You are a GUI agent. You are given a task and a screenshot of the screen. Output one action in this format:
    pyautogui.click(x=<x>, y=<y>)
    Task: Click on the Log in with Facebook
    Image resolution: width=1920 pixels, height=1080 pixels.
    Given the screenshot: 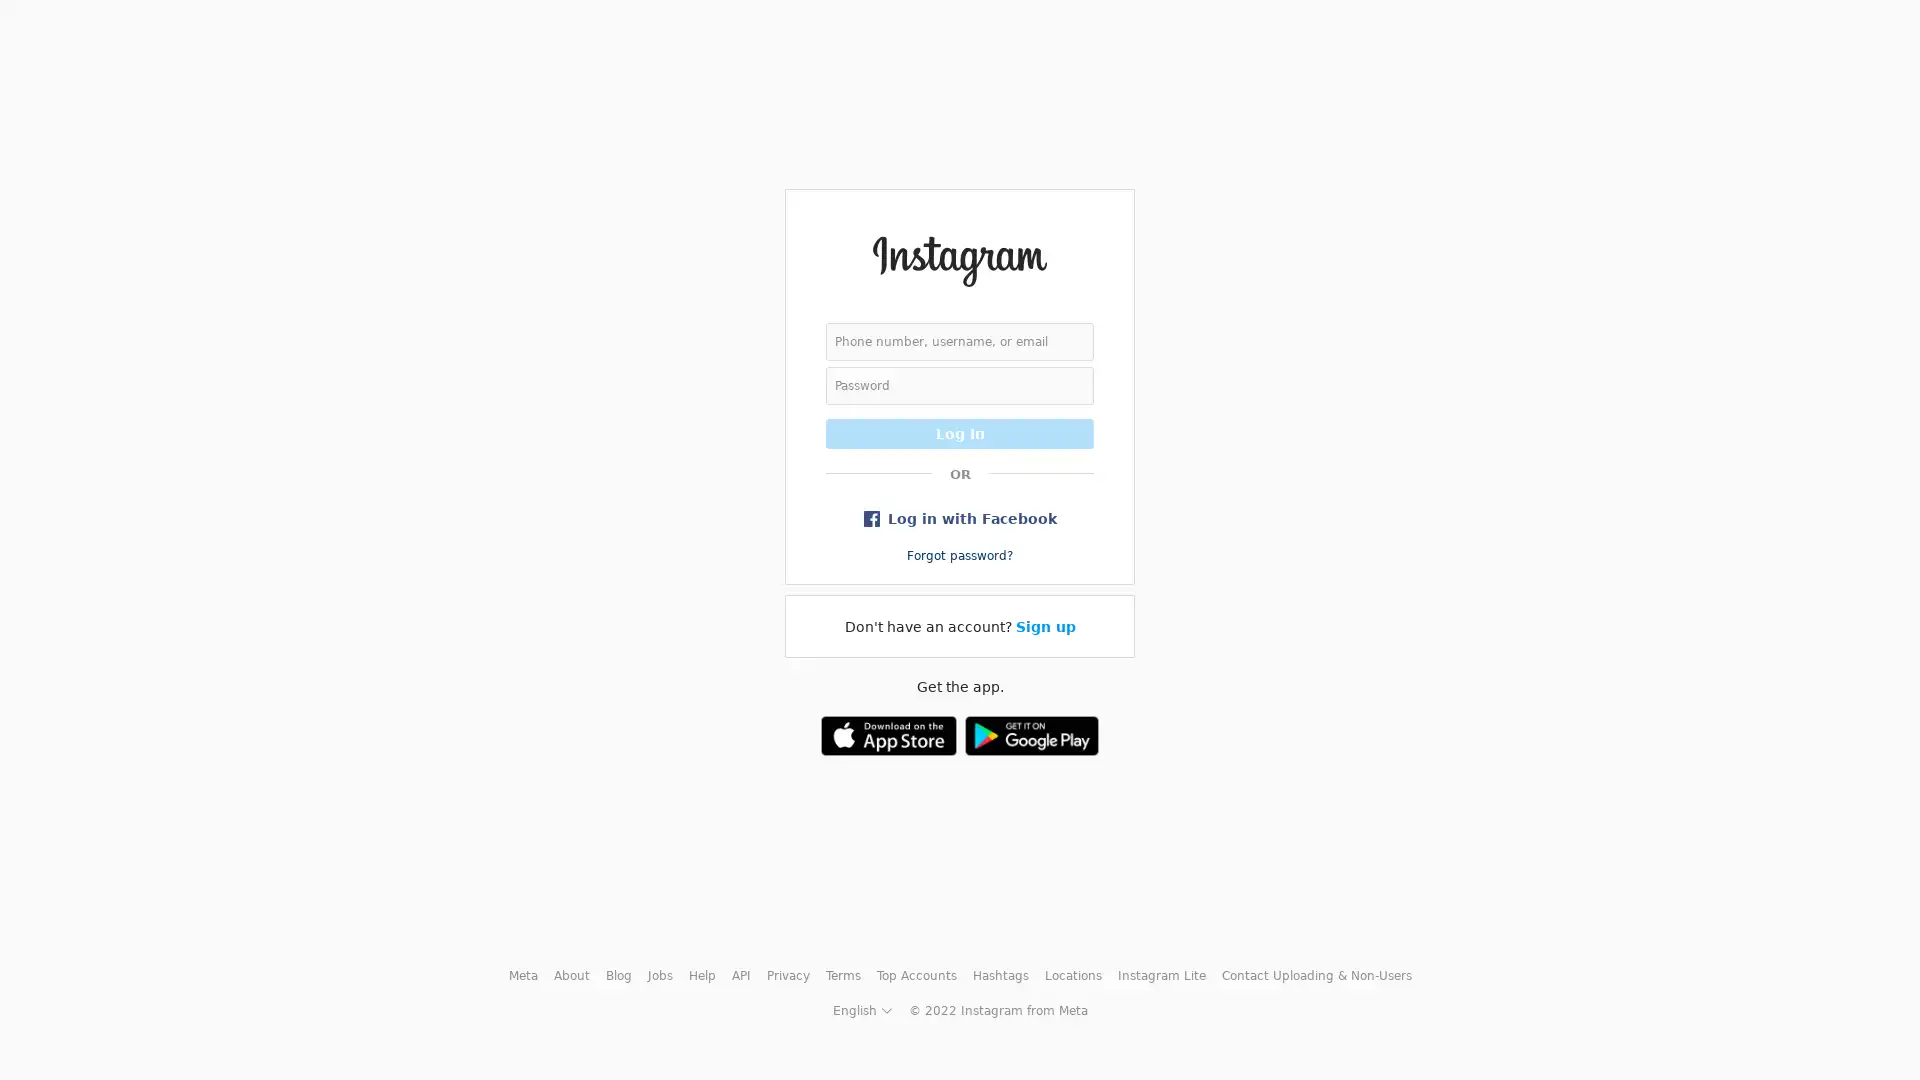 What is the action you would take?
    pyautogui.click(x=960, y=515)
    